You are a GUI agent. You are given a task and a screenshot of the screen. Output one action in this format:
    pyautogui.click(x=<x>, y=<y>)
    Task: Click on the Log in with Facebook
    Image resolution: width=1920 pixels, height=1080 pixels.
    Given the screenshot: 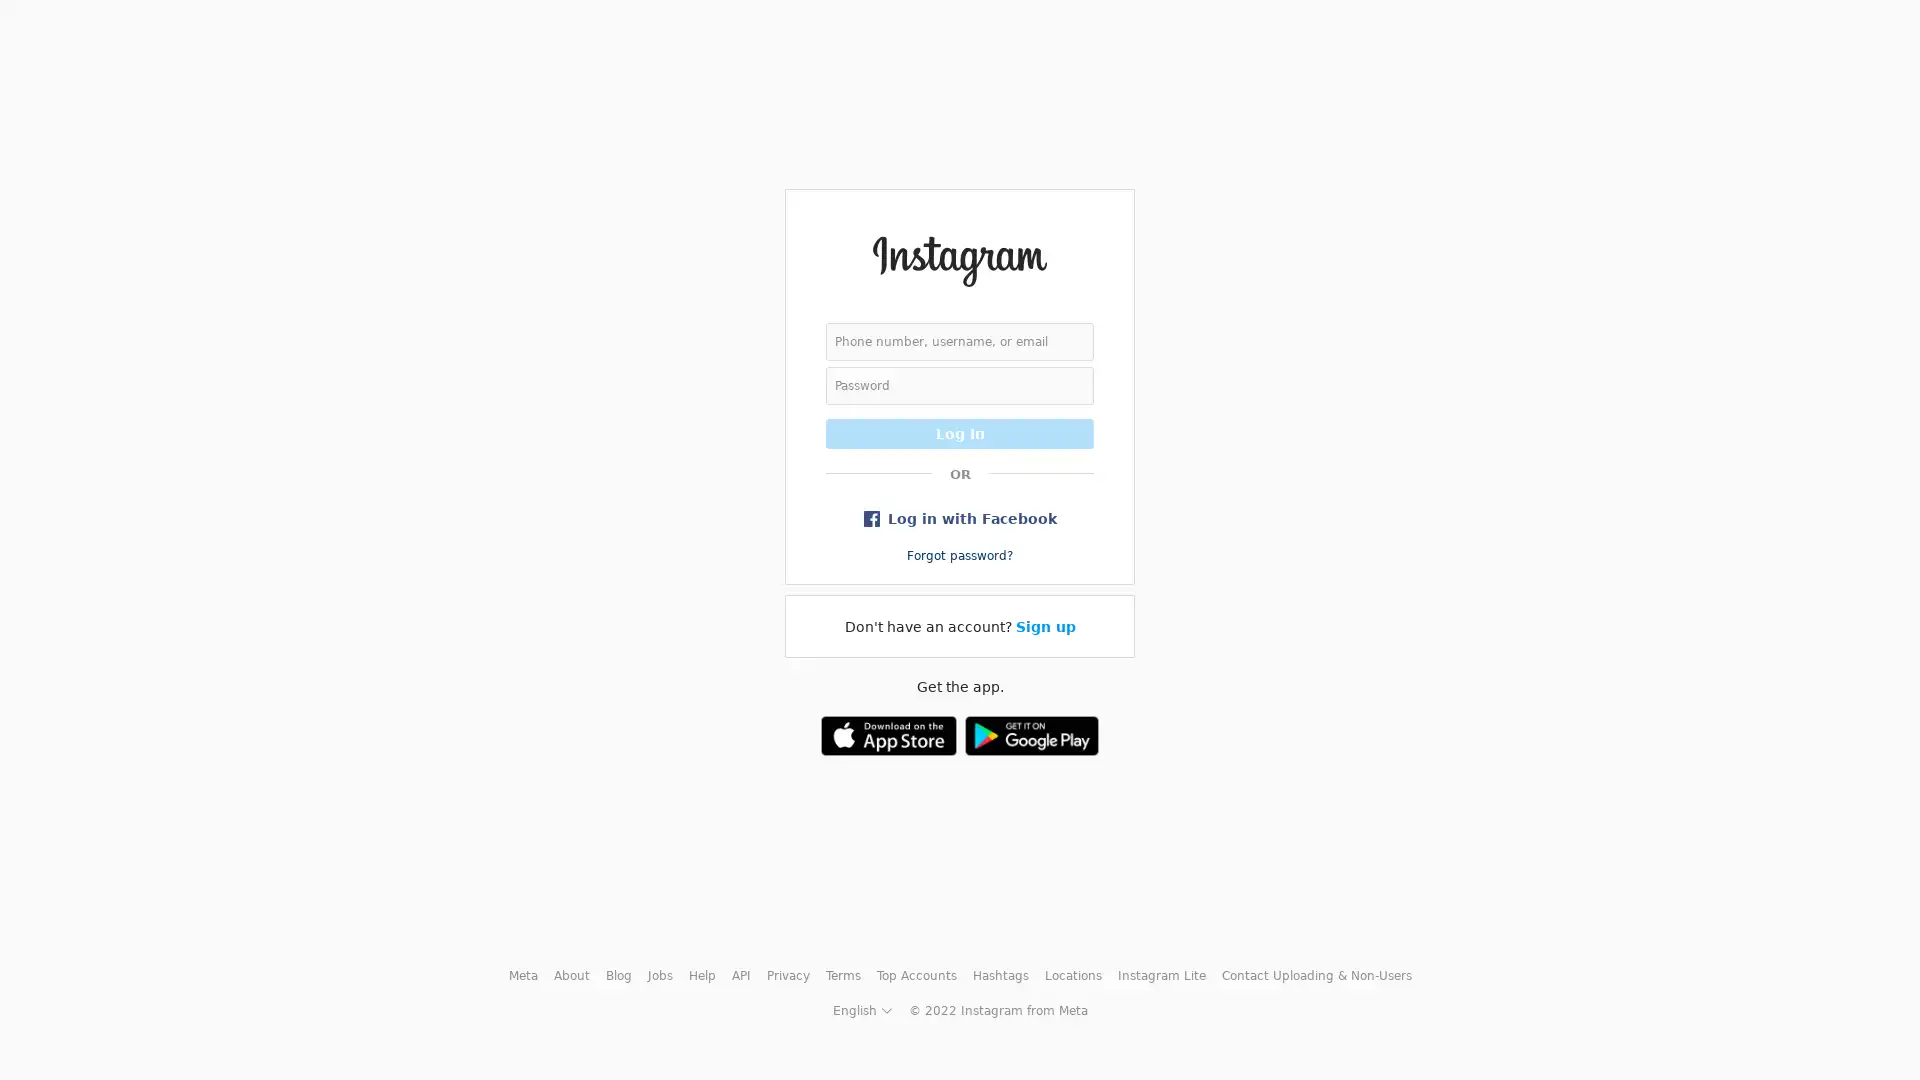 What is the action you would take?
    pyautogui.click(x=960, y=515)
    